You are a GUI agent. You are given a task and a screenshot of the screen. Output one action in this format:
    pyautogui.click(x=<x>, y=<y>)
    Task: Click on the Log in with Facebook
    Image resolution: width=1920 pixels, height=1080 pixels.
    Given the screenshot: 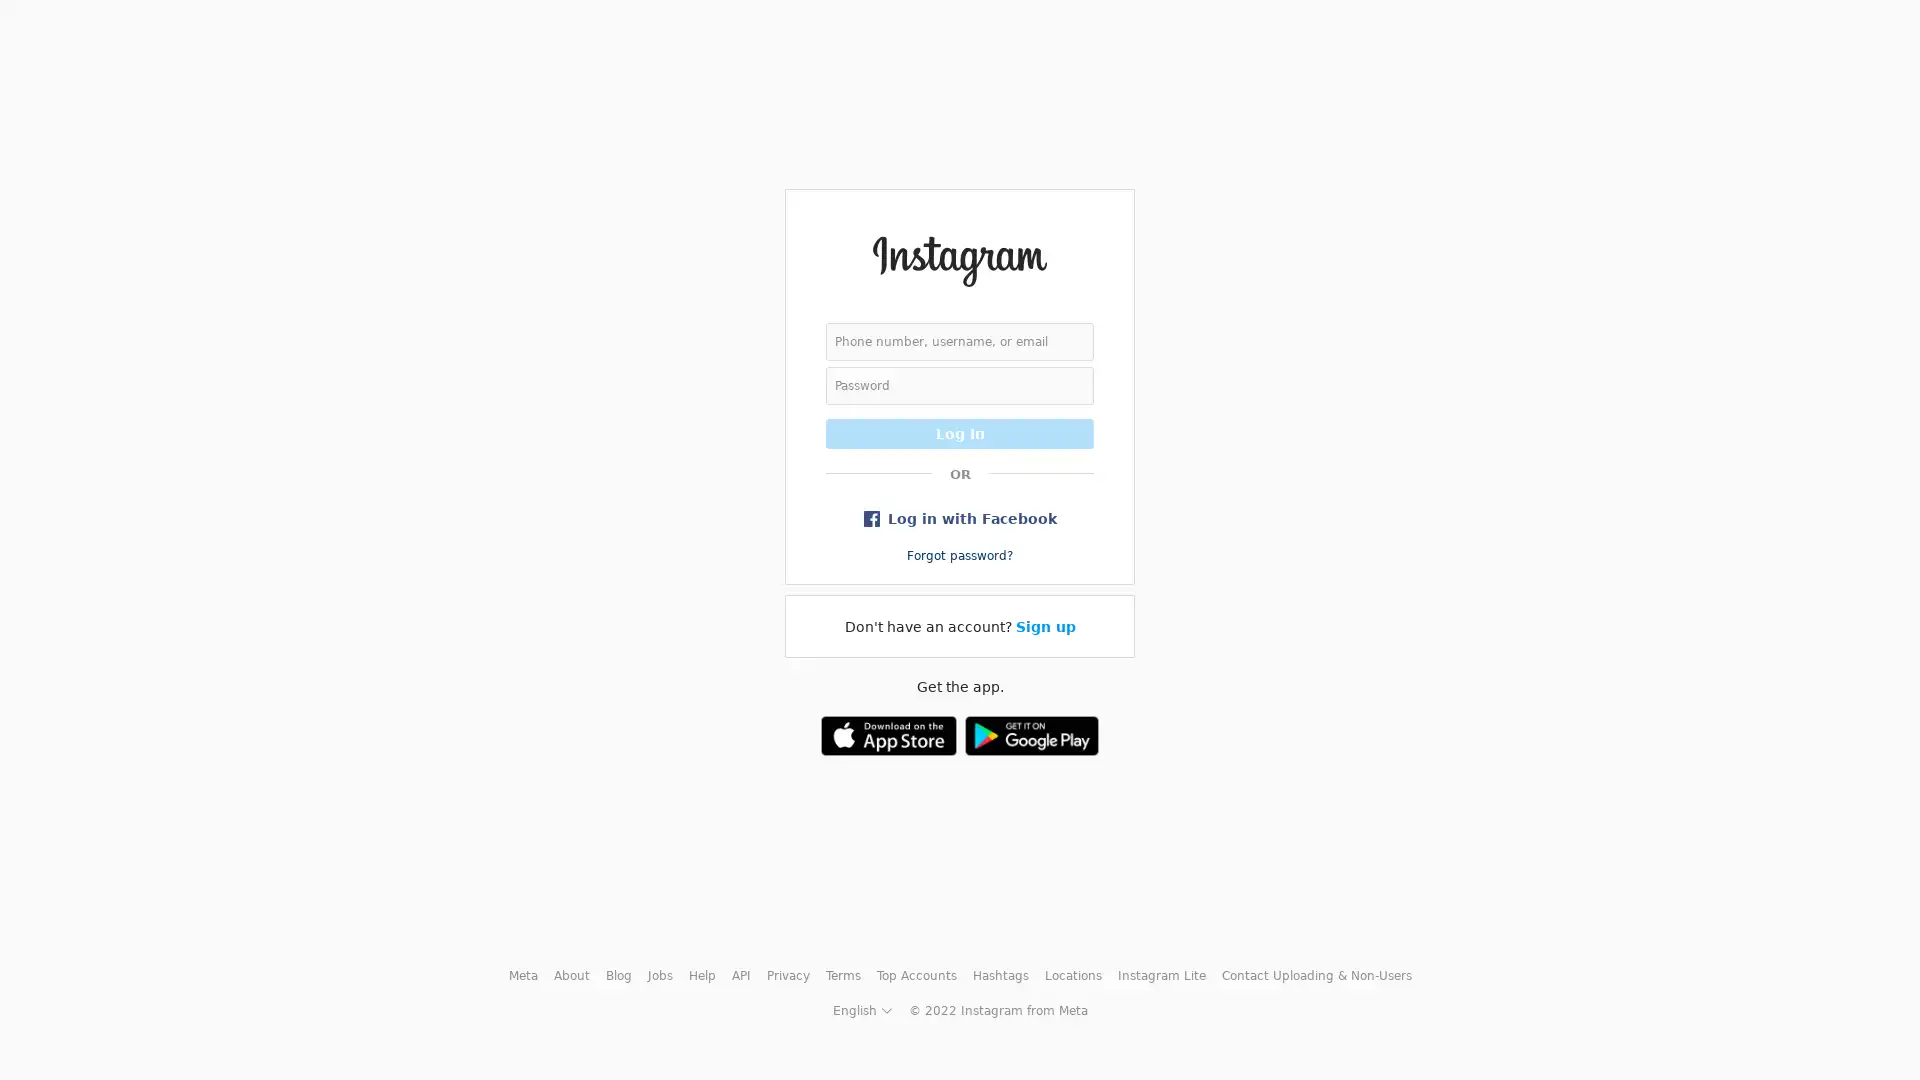 What is the action you would take?
    pyautogui.click(x=960, y=515)
    